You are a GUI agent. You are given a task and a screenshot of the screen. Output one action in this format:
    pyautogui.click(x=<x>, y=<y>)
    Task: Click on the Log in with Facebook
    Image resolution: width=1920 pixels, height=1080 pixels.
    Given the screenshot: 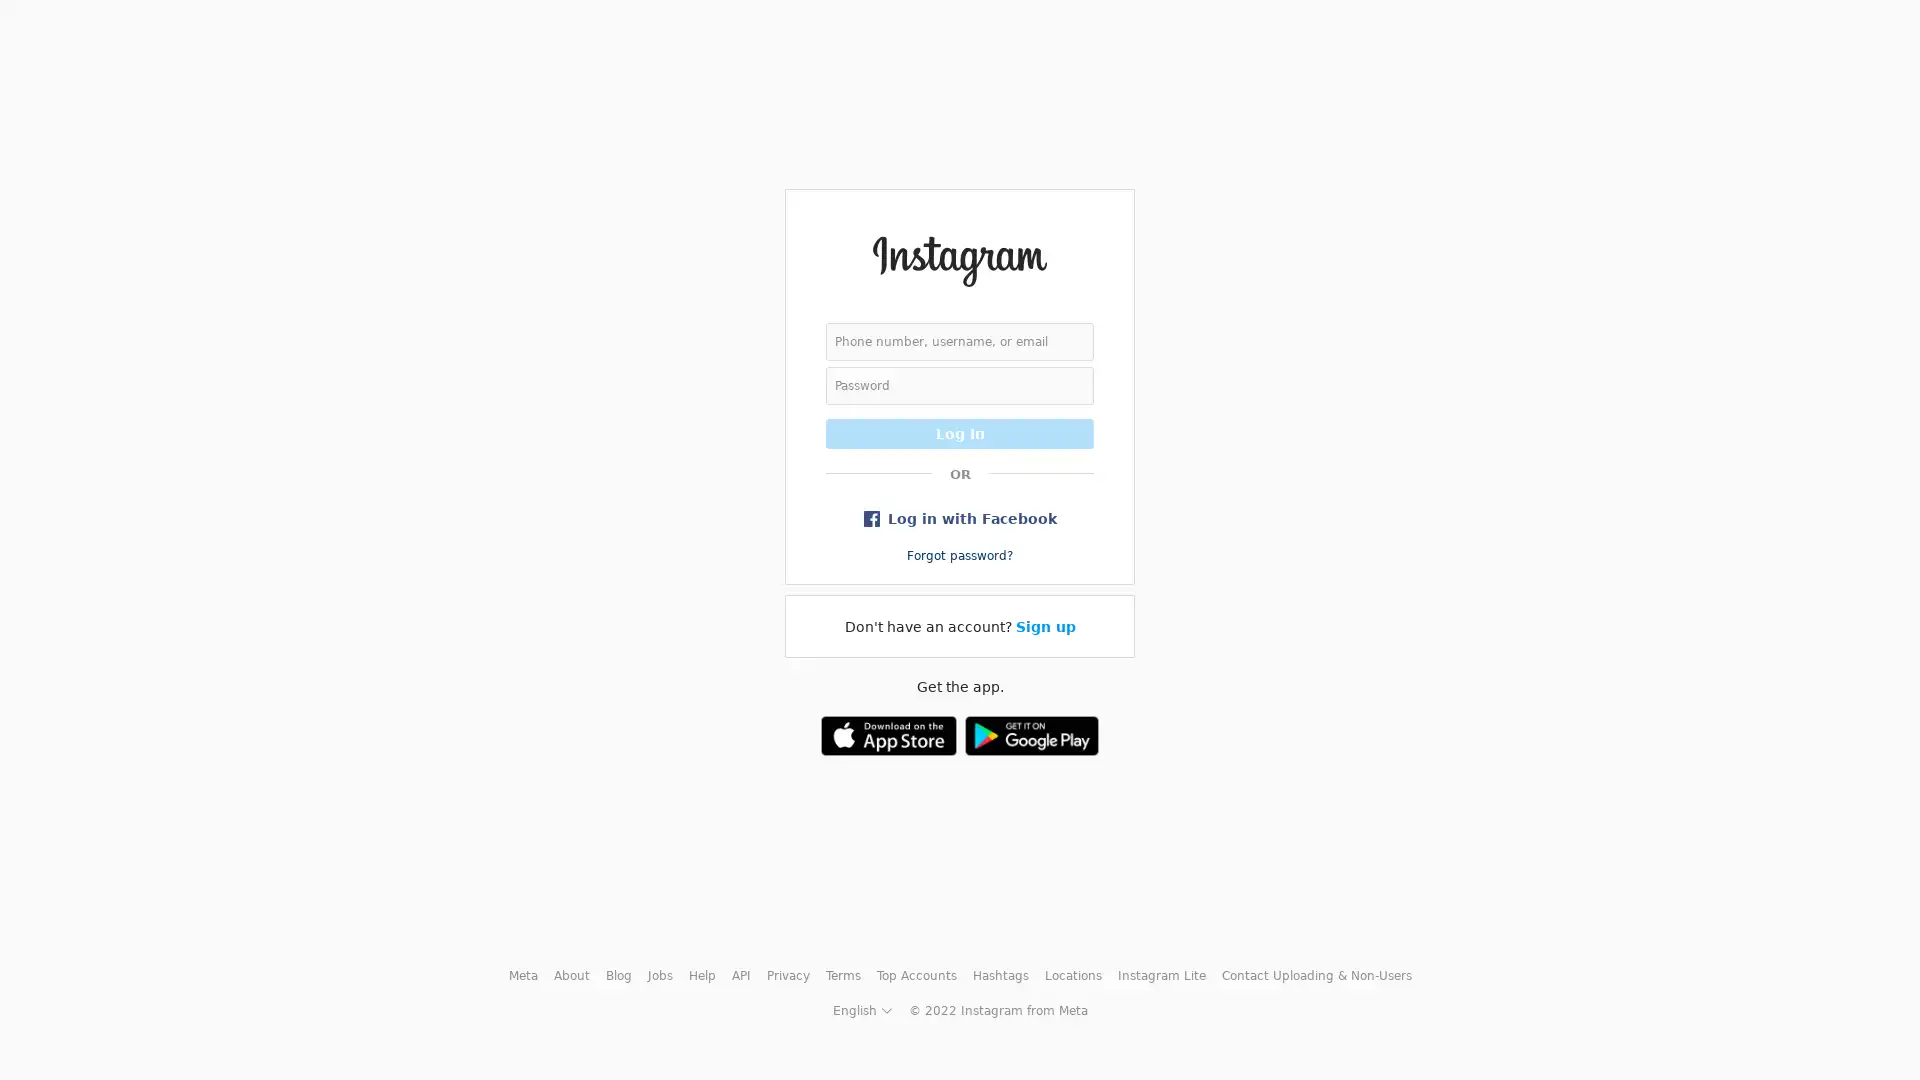 What is the action you would take?
    pyautogui.click(x=960, y=515)
    